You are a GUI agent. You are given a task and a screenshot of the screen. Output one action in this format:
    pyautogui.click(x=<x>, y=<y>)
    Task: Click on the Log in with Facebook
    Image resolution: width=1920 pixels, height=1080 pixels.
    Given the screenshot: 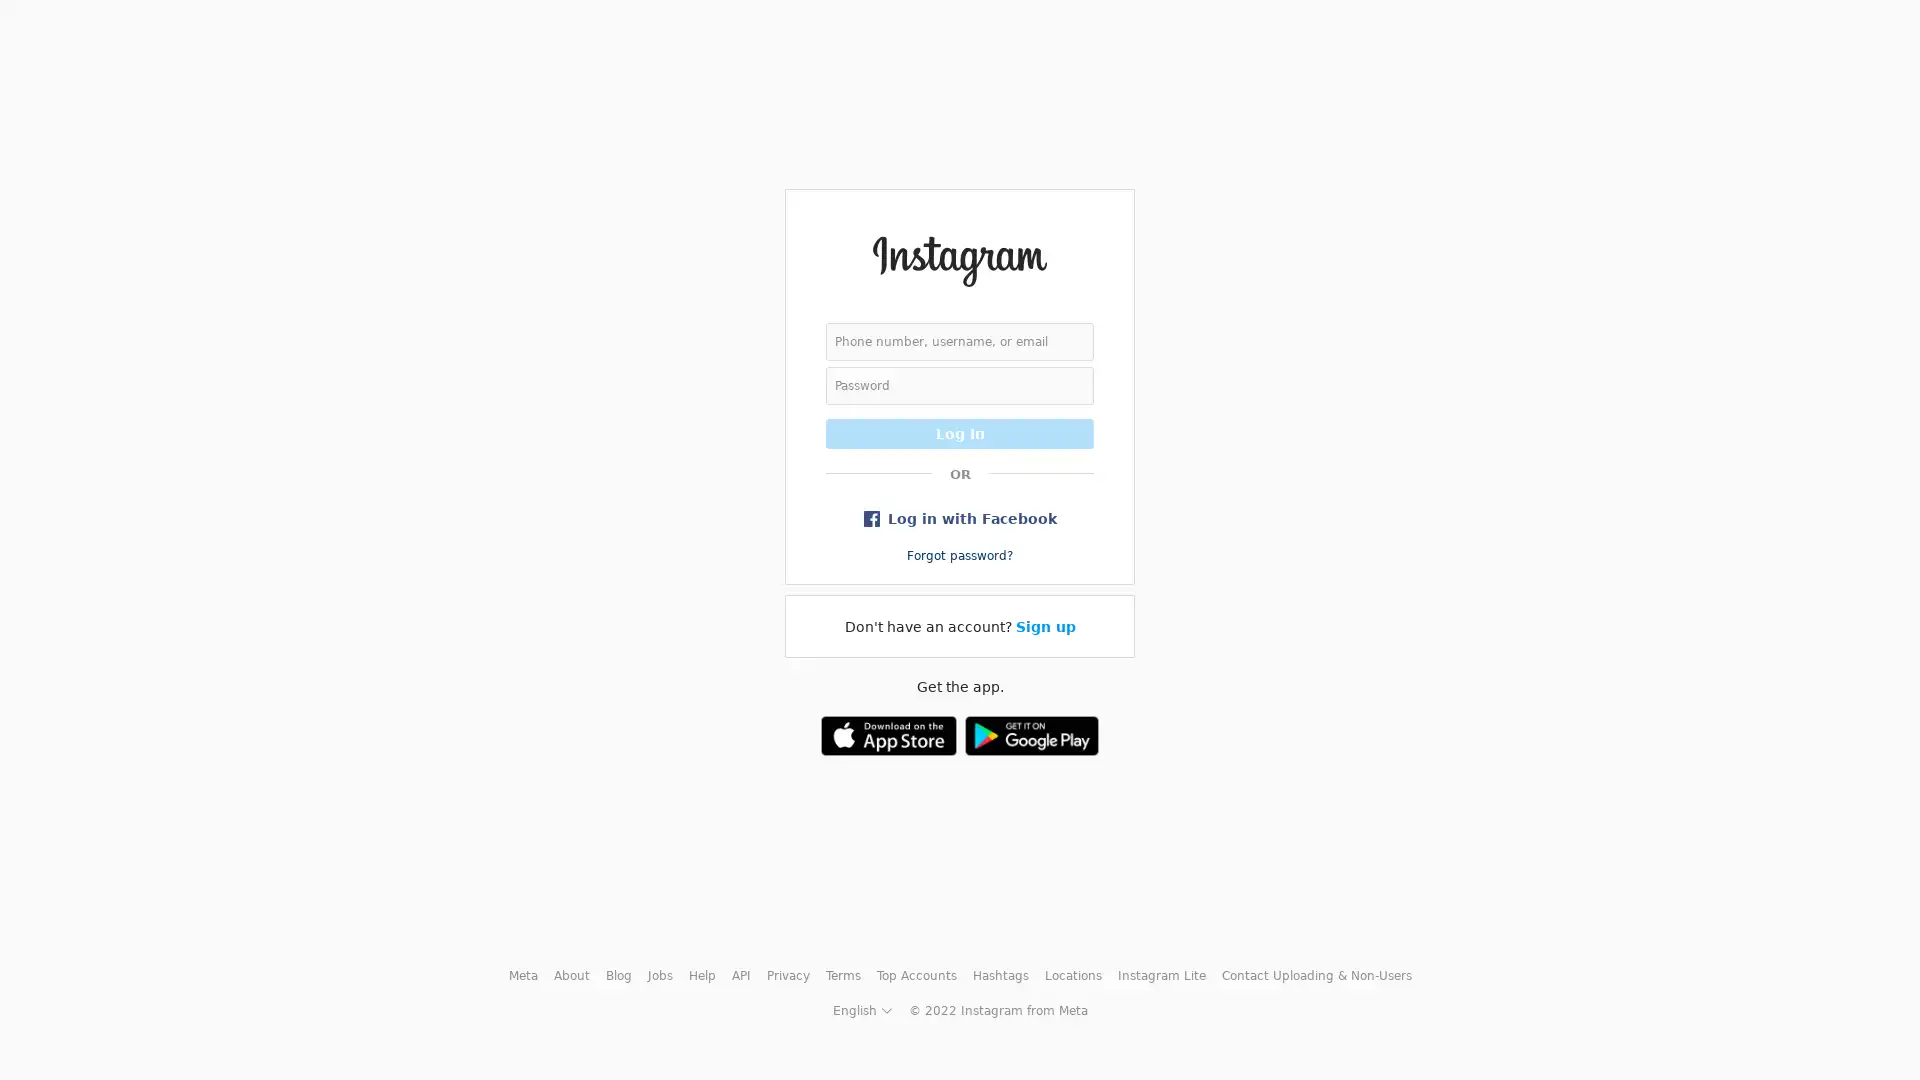 What is the action you would take?
    pyautogui.click(x=960, y=515)
    